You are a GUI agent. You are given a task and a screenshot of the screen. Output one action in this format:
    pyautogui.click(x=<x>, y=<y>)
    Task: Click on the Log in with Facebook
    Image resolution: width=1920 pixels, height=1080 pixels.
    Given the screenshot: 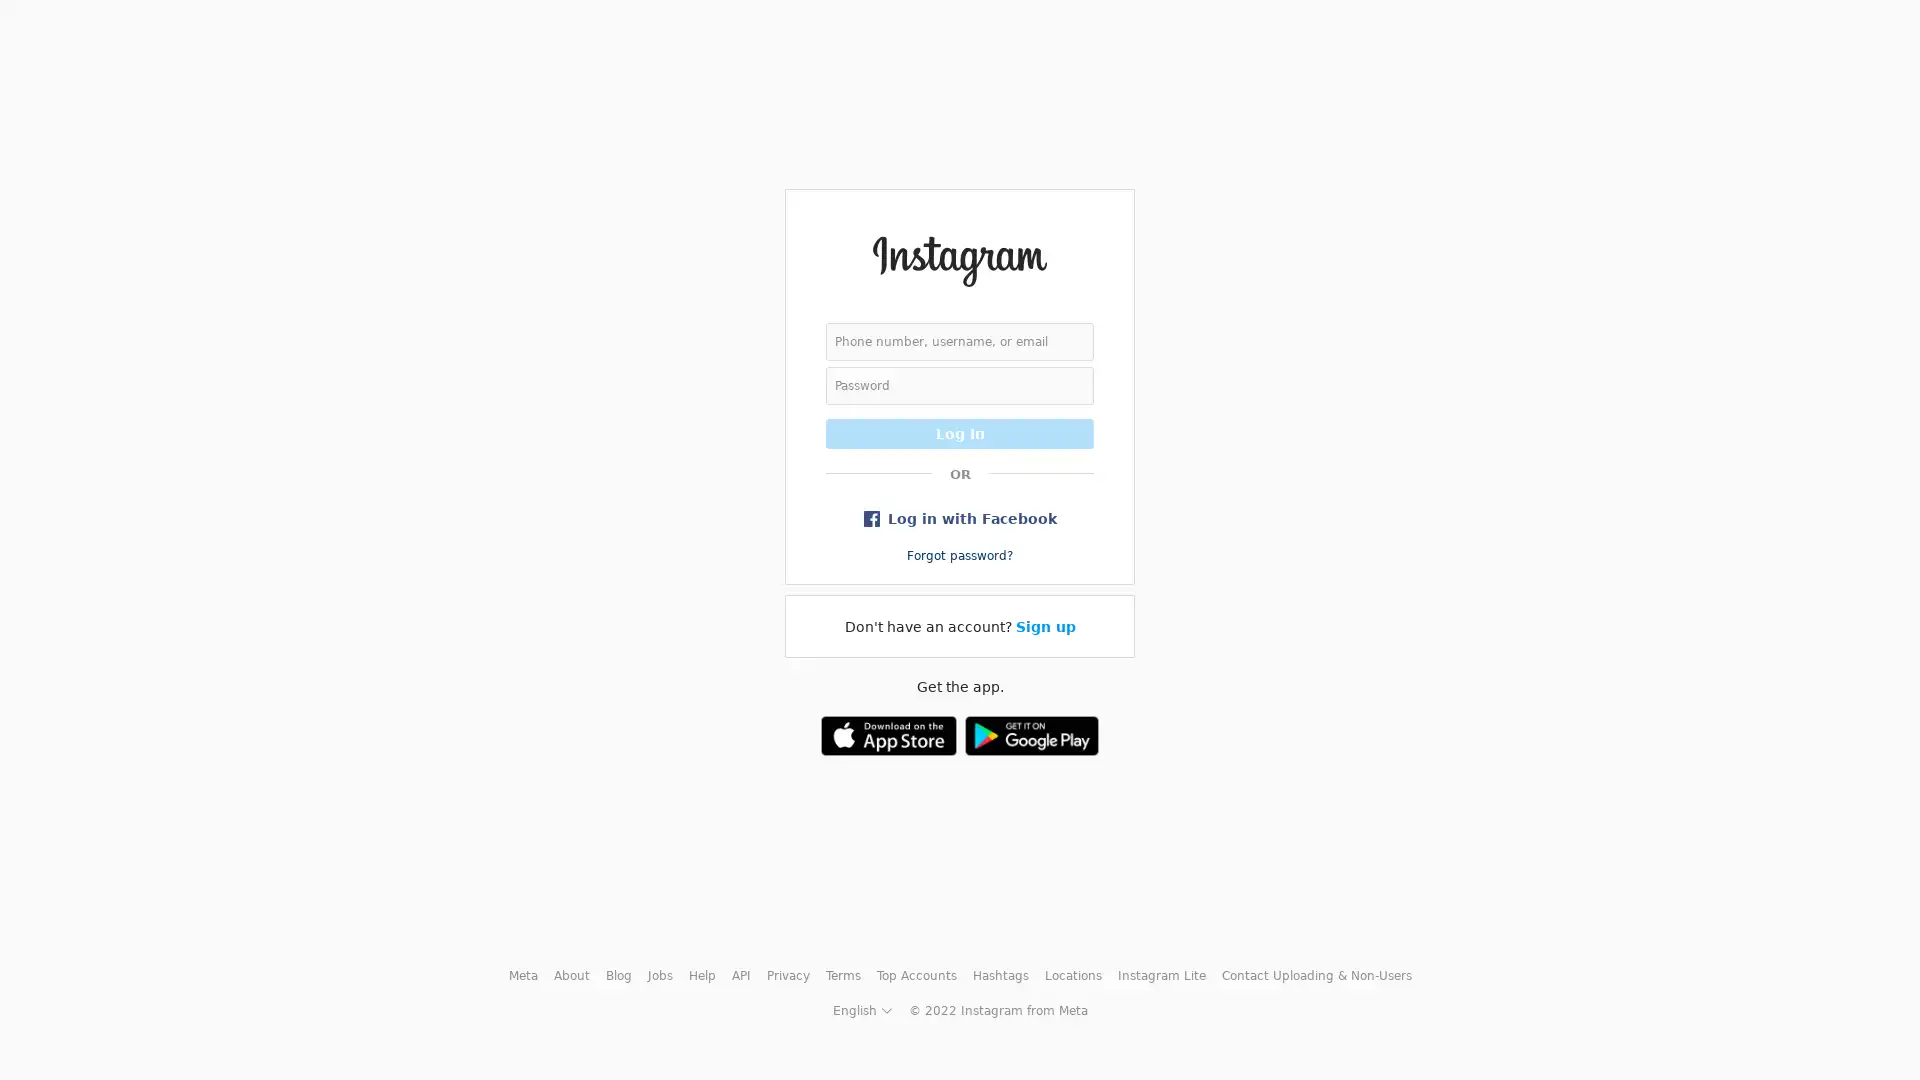 What is the action you would take?
    pyautogui.click(x=960, y=515)
    